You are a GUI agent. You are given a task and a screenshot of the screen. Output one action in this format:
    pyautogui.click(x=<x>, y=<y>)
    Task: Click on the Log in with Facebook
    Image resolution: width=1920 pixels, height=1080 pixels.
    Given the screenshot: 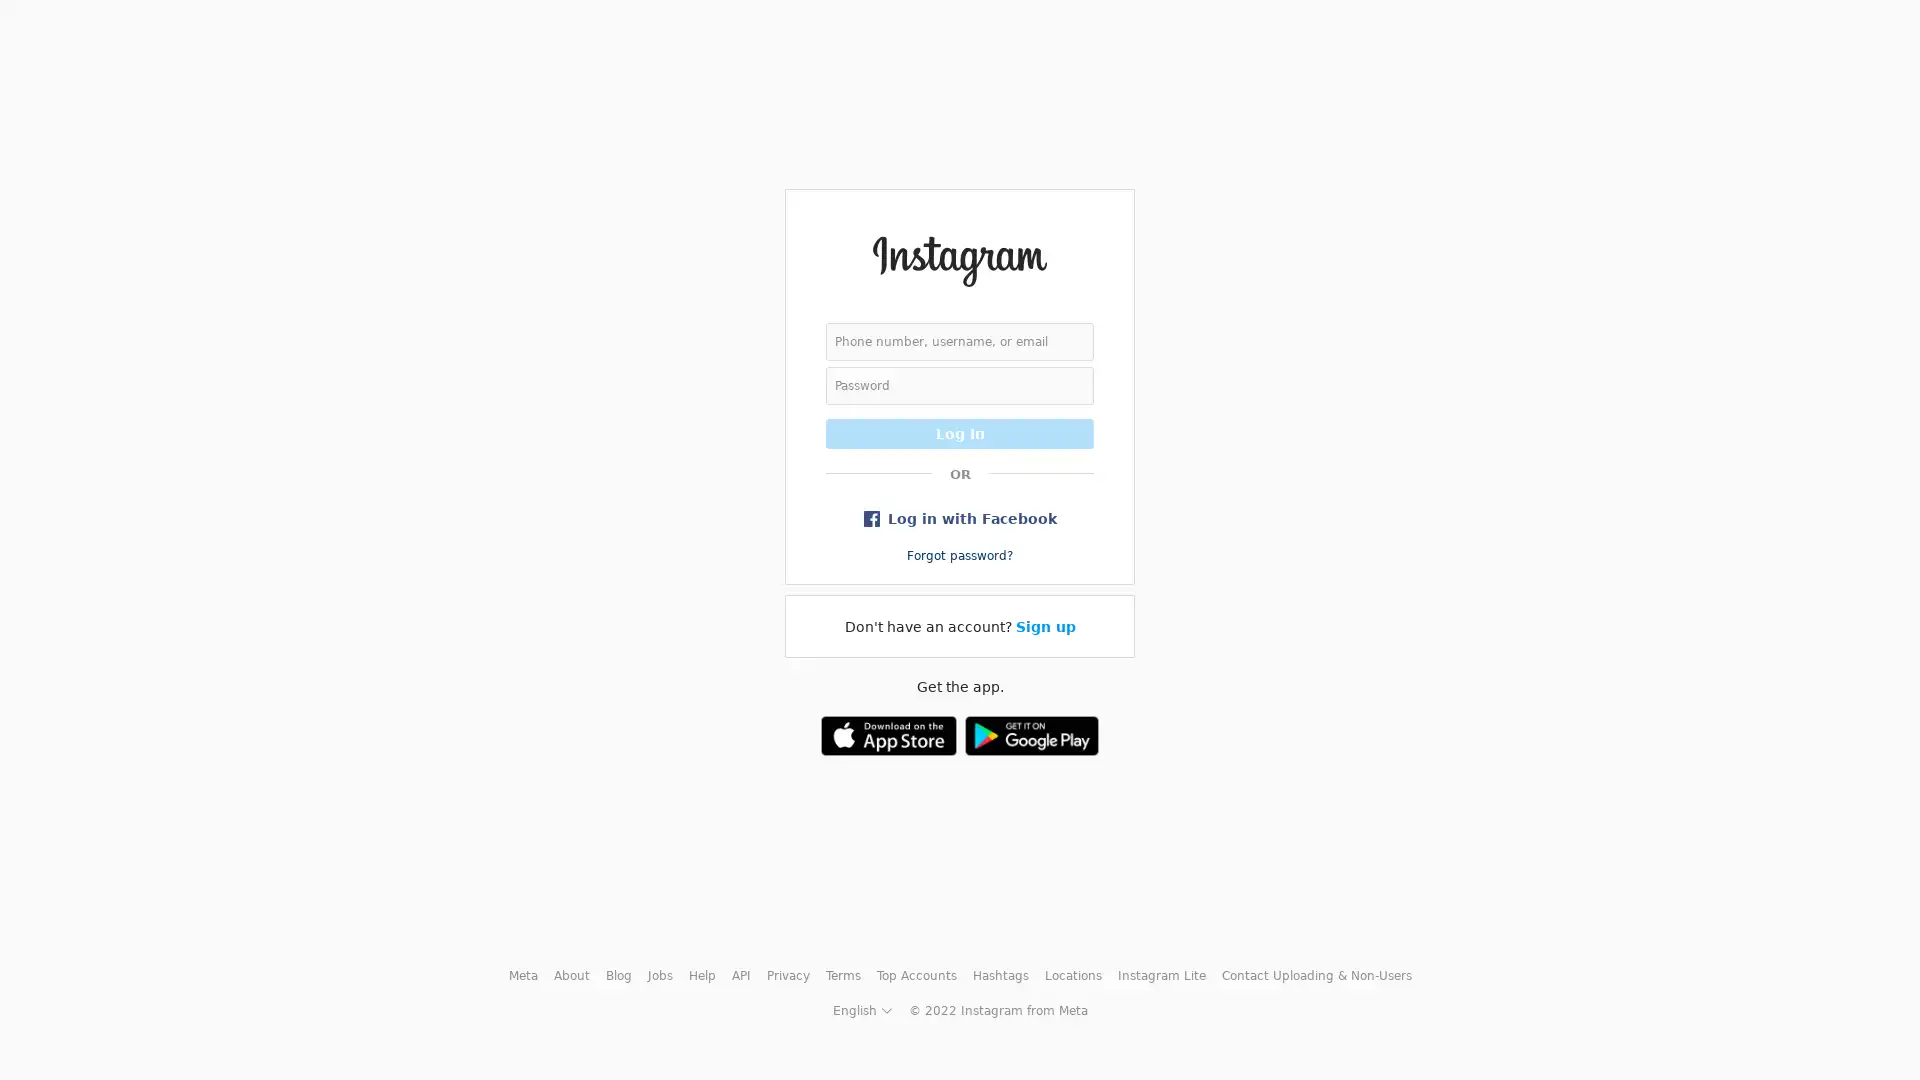 What is the action you would take?
    pyautogui.click(x=960, y=515)
    